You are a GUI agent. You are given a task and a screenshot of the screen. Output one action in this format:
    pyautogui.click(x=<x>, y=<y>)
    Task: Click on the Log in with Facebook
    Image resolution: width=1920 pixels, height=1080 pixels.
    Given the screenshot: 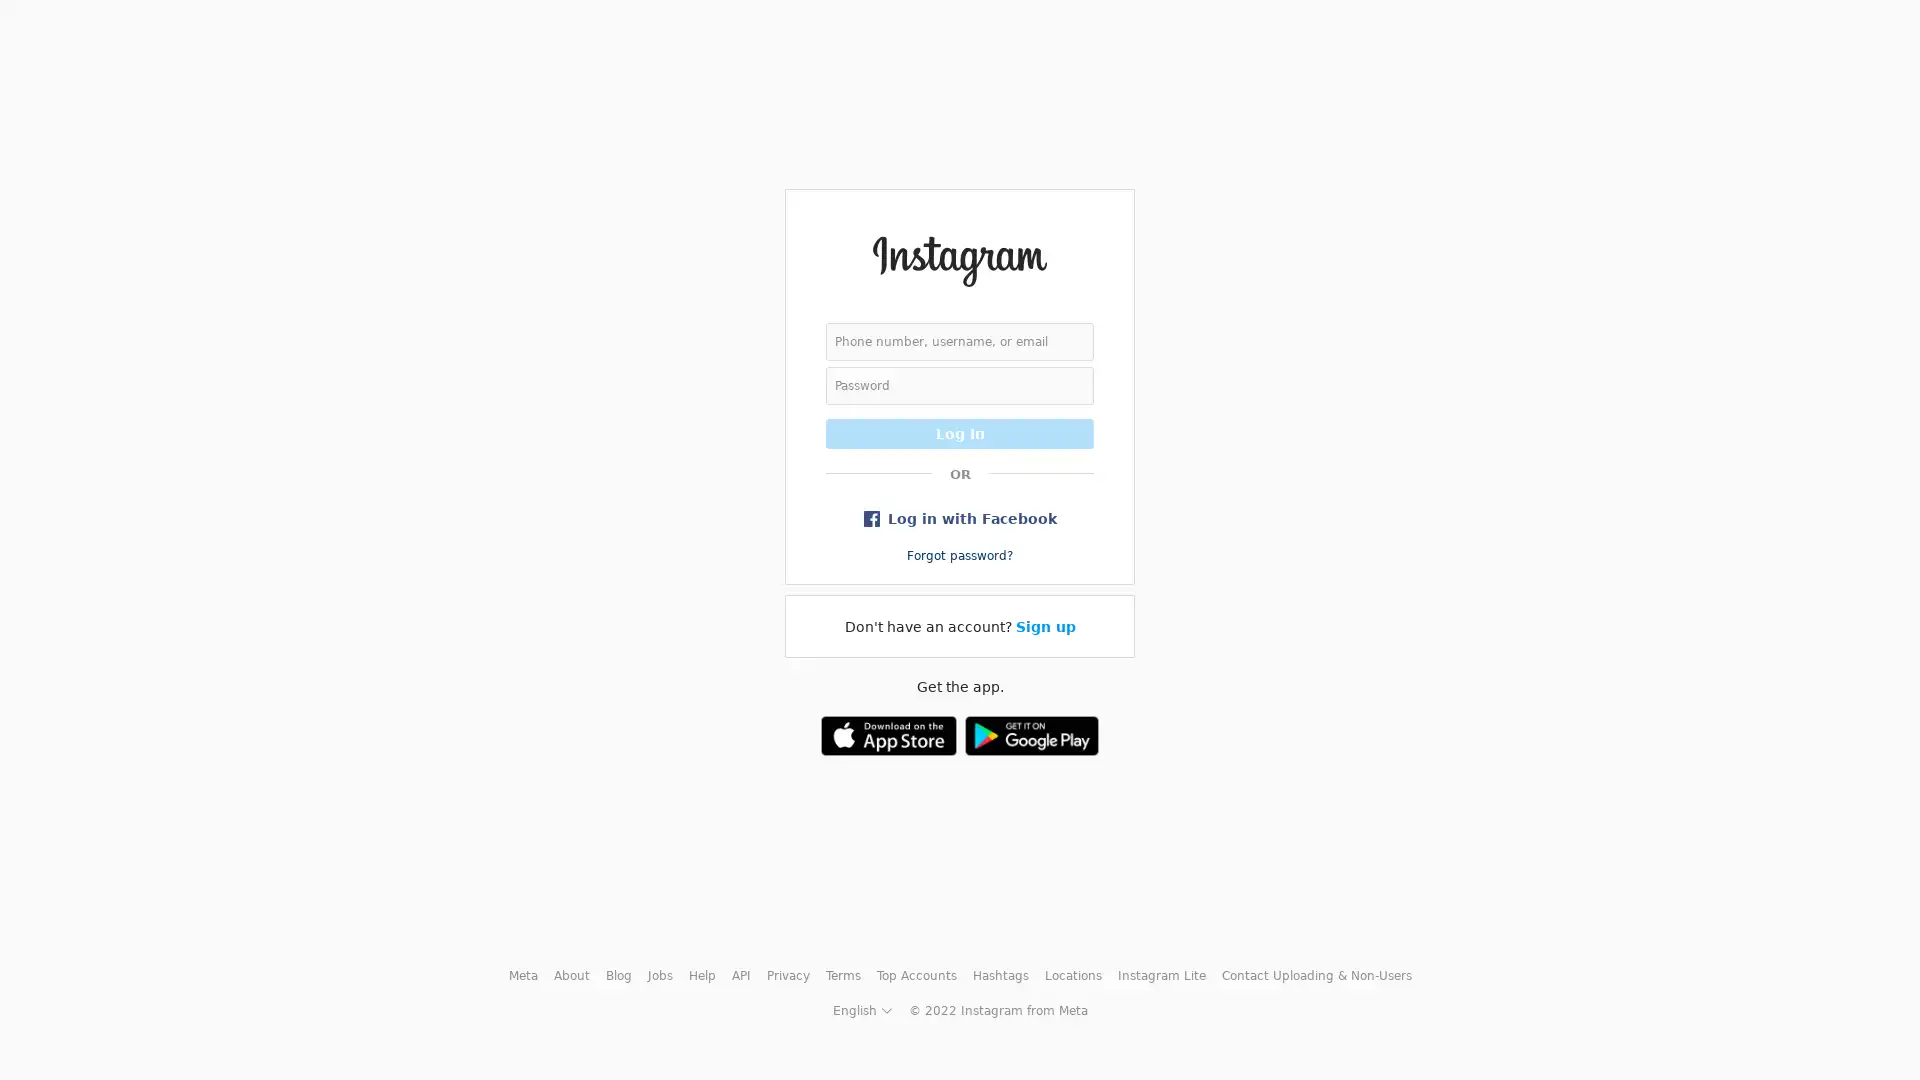 What is the action you would take?
    pyautogui.click(x=960, y=515)
    